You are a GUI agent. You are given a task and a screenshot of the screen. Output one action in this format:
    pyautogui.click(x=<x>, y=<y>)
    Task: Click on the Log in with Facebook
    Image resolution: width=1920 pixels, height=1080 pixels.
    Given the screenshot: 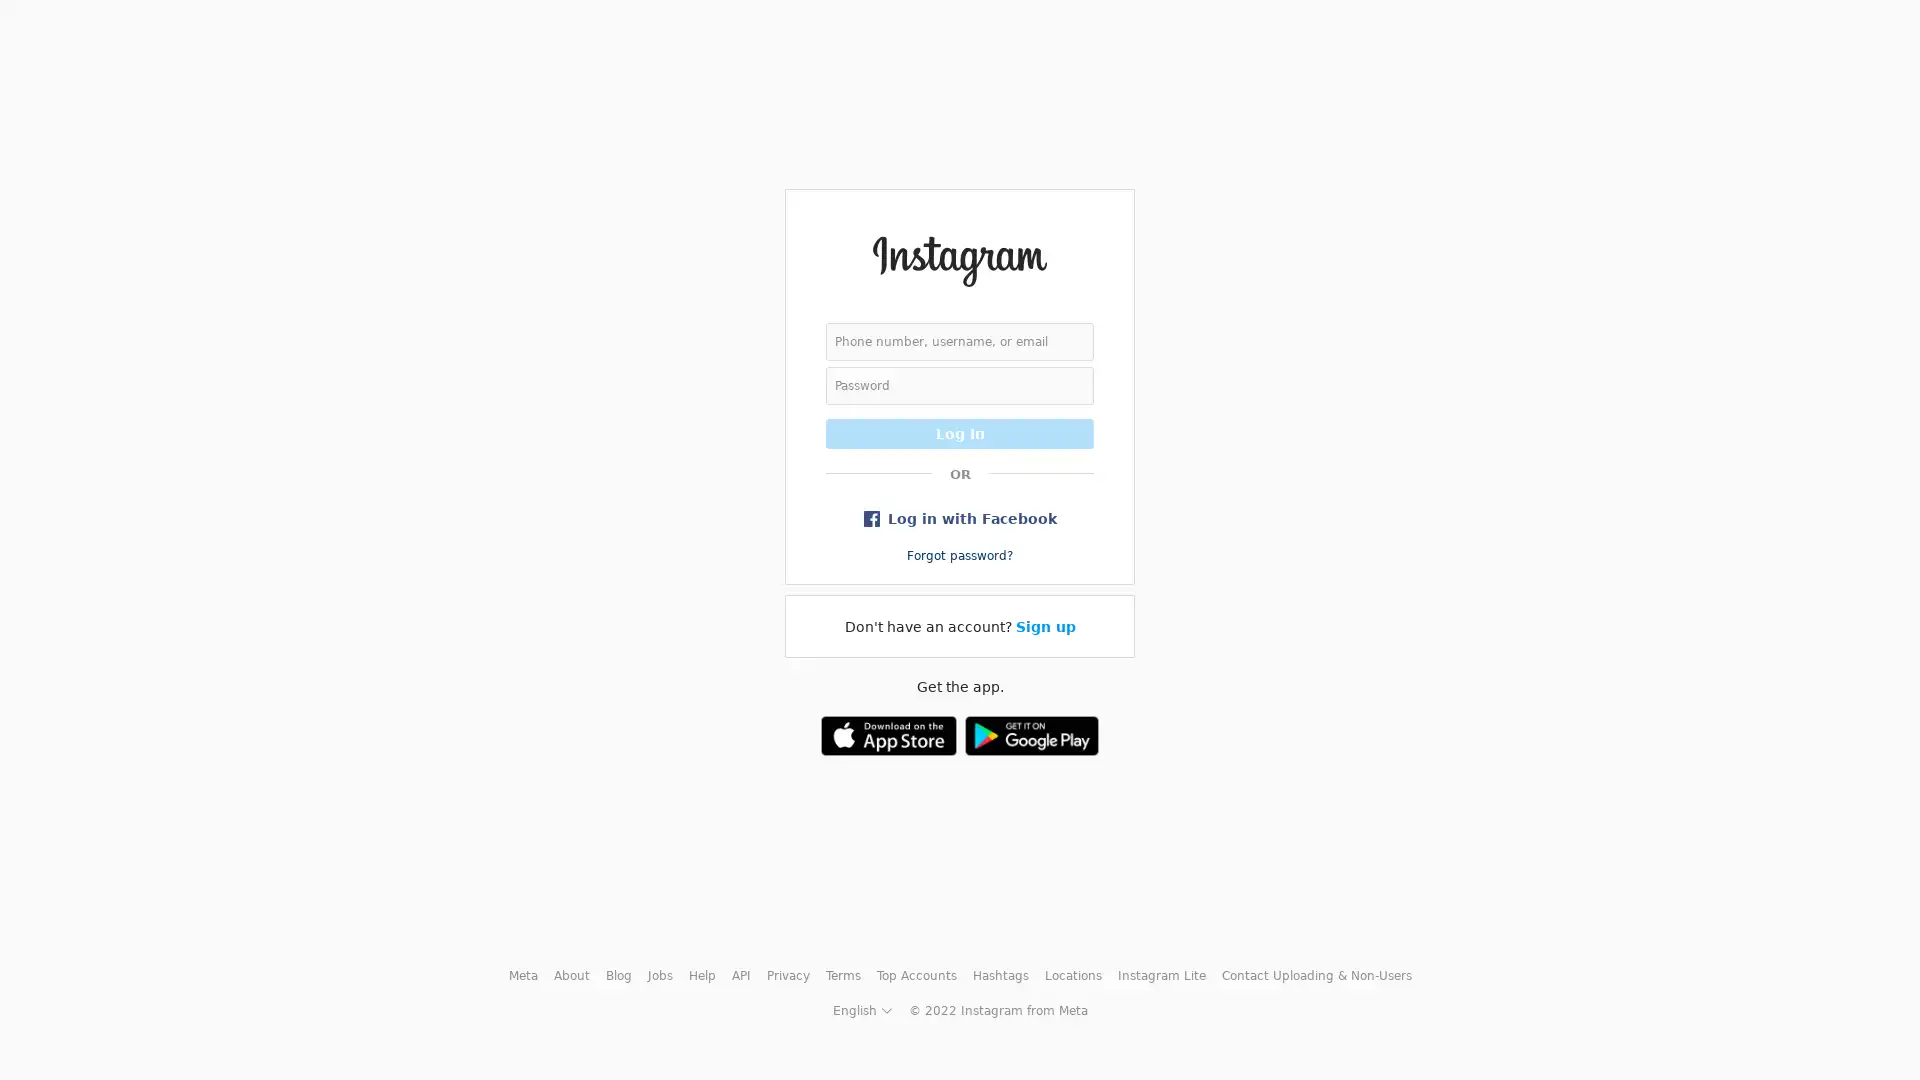 What is the action you would take?
    pyautogui.click(x=960, y=515)
    